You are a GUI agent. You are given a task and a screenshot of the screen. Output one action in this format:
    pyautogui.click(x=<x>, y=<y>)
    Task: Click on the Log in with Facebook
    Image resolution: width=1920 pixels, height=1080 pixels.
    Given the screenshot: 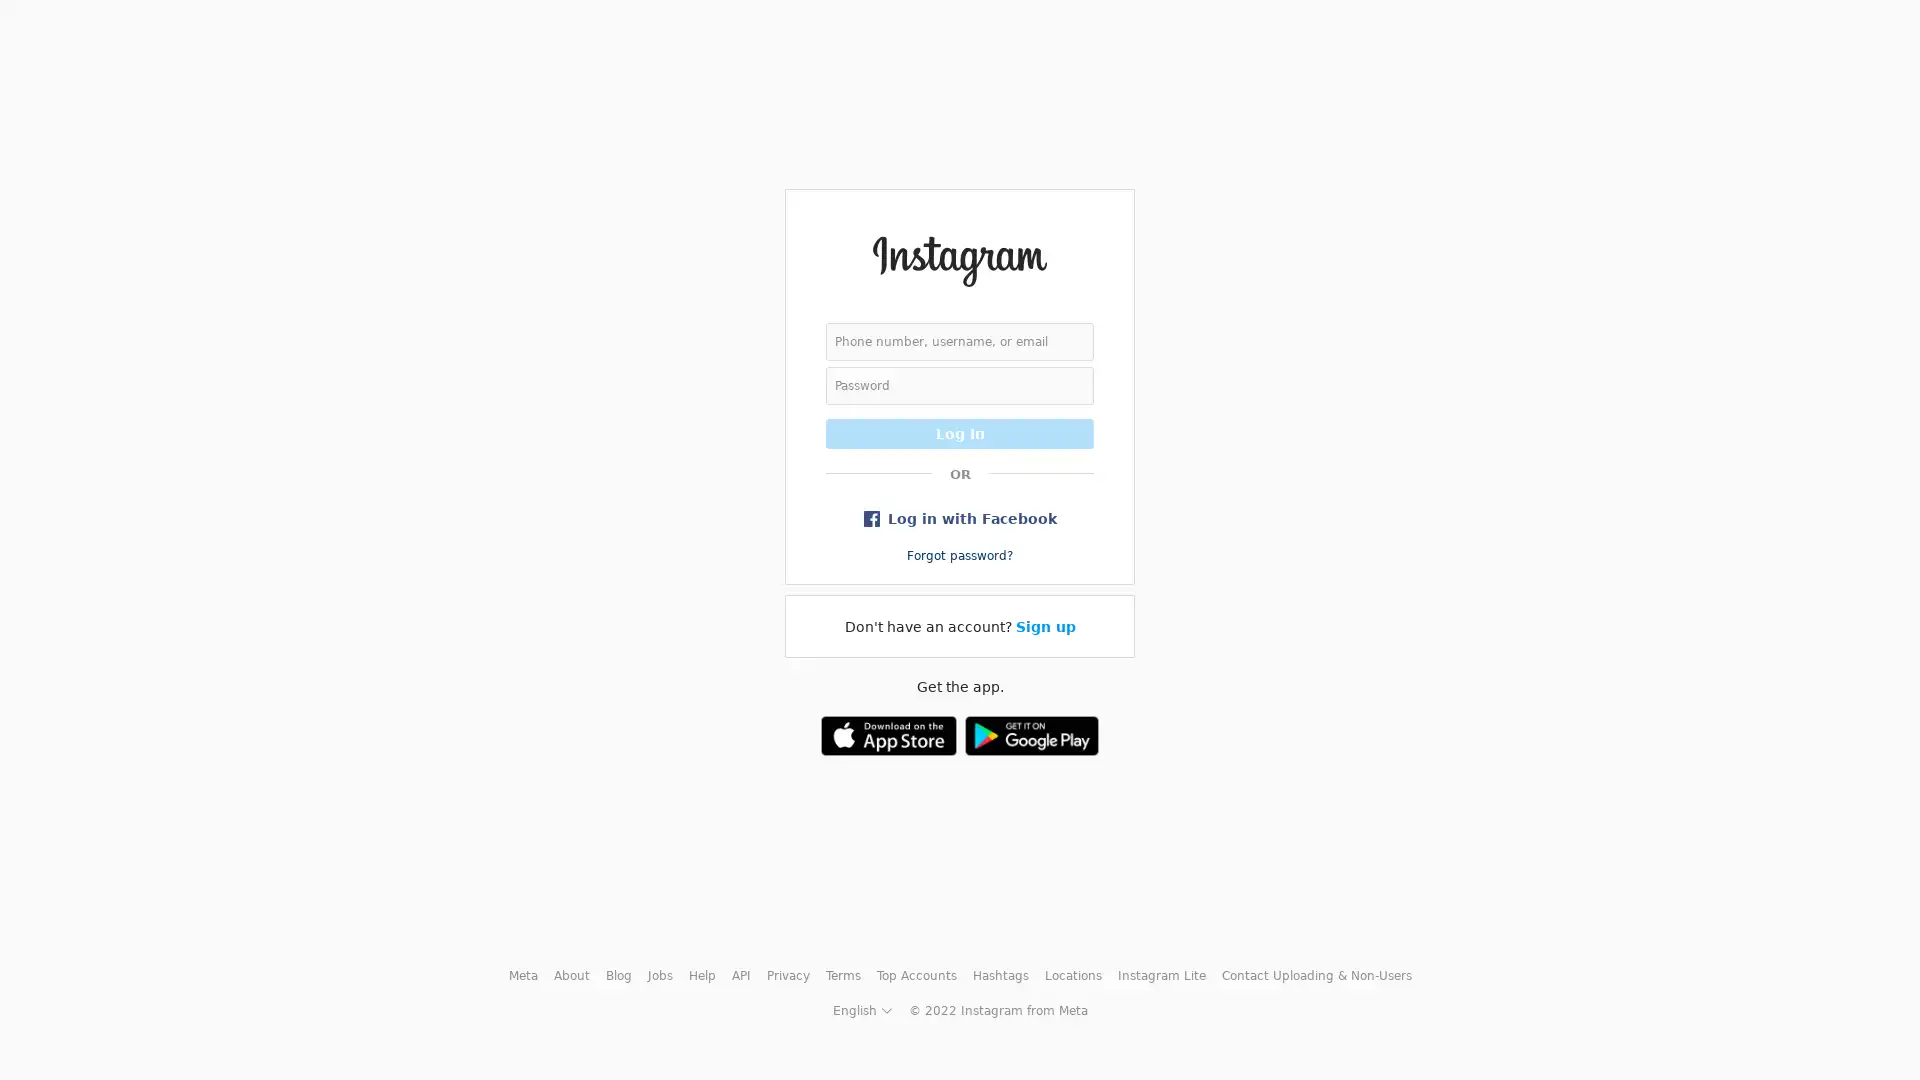 What is the action you would take?
    pyautogui.click(x=960, y=515)
    